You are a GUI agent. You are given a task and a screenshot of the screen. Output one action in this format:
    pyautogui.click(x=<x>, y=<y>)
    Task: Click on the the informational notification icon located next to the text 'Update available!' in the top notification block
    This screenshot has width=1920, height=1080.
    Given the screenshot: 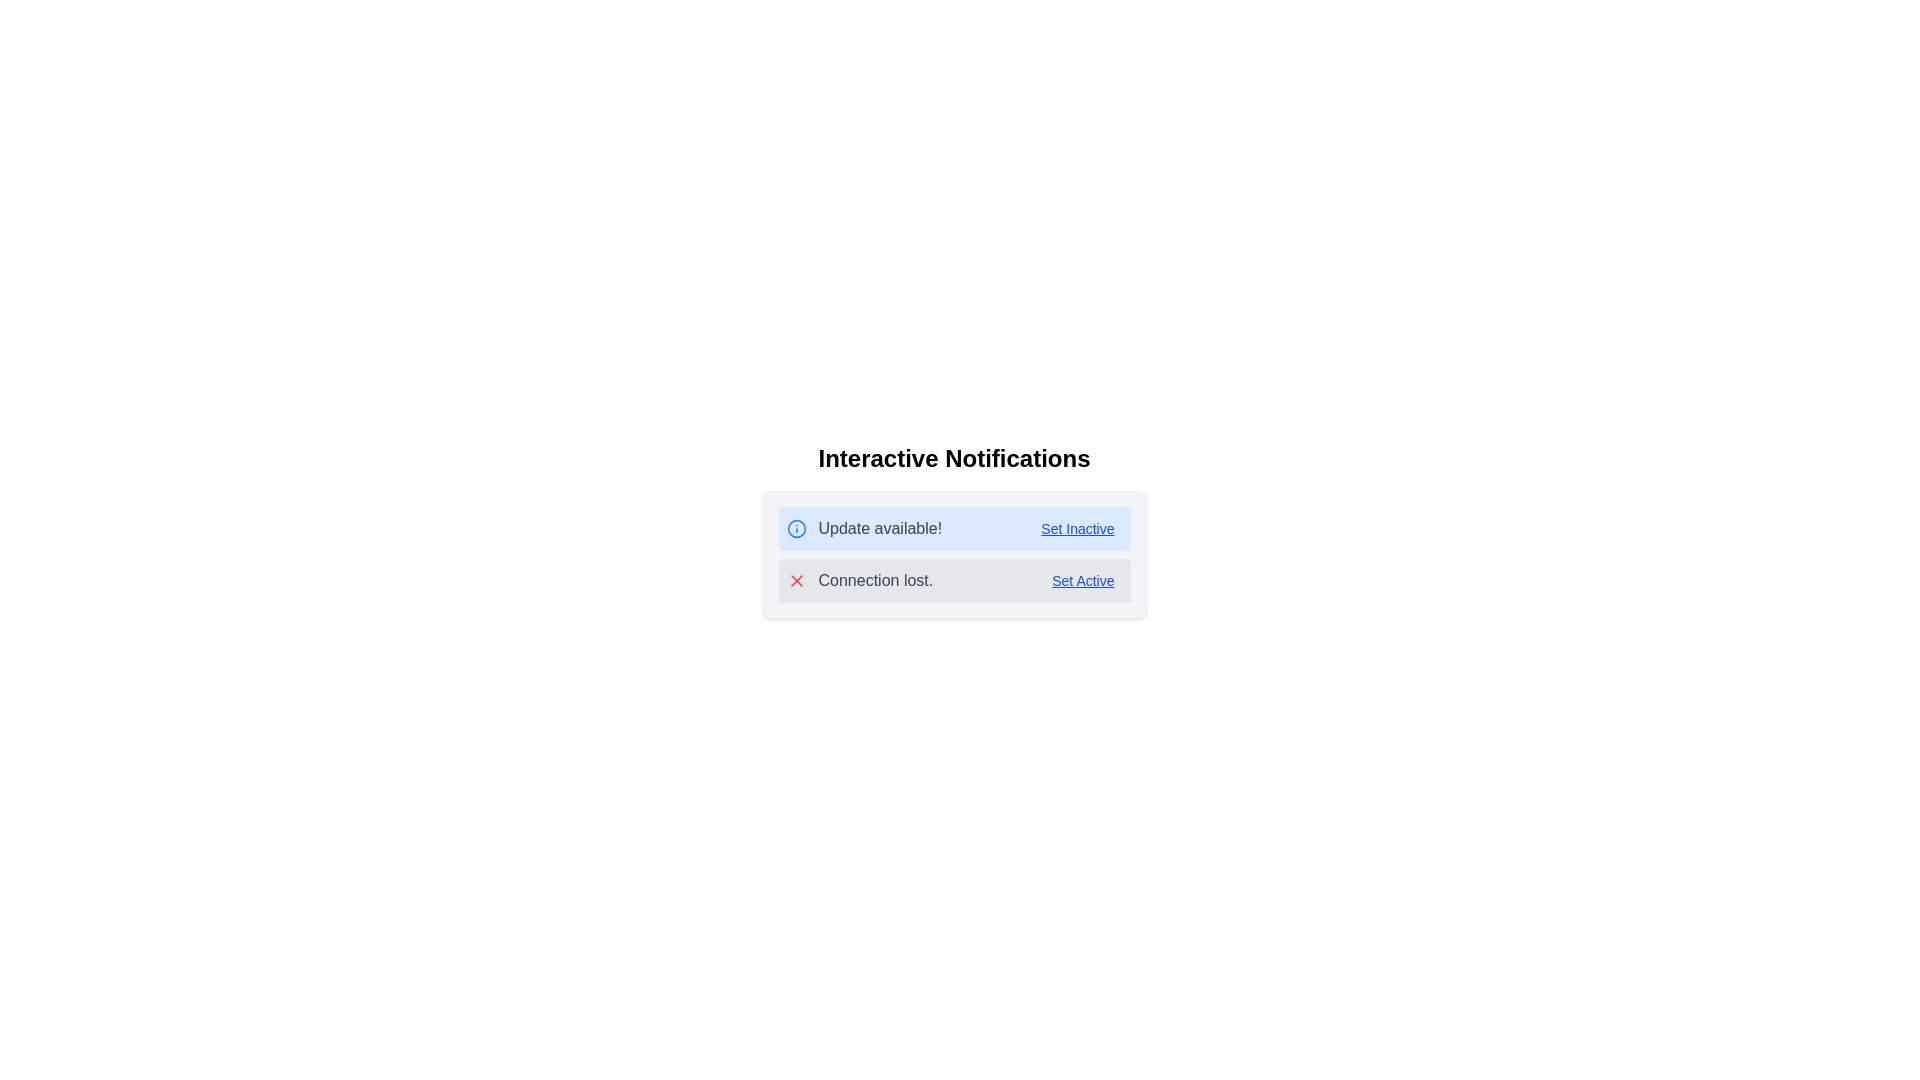 What is the action you would take?
    pyautogui.click(x=795, y=527)
    